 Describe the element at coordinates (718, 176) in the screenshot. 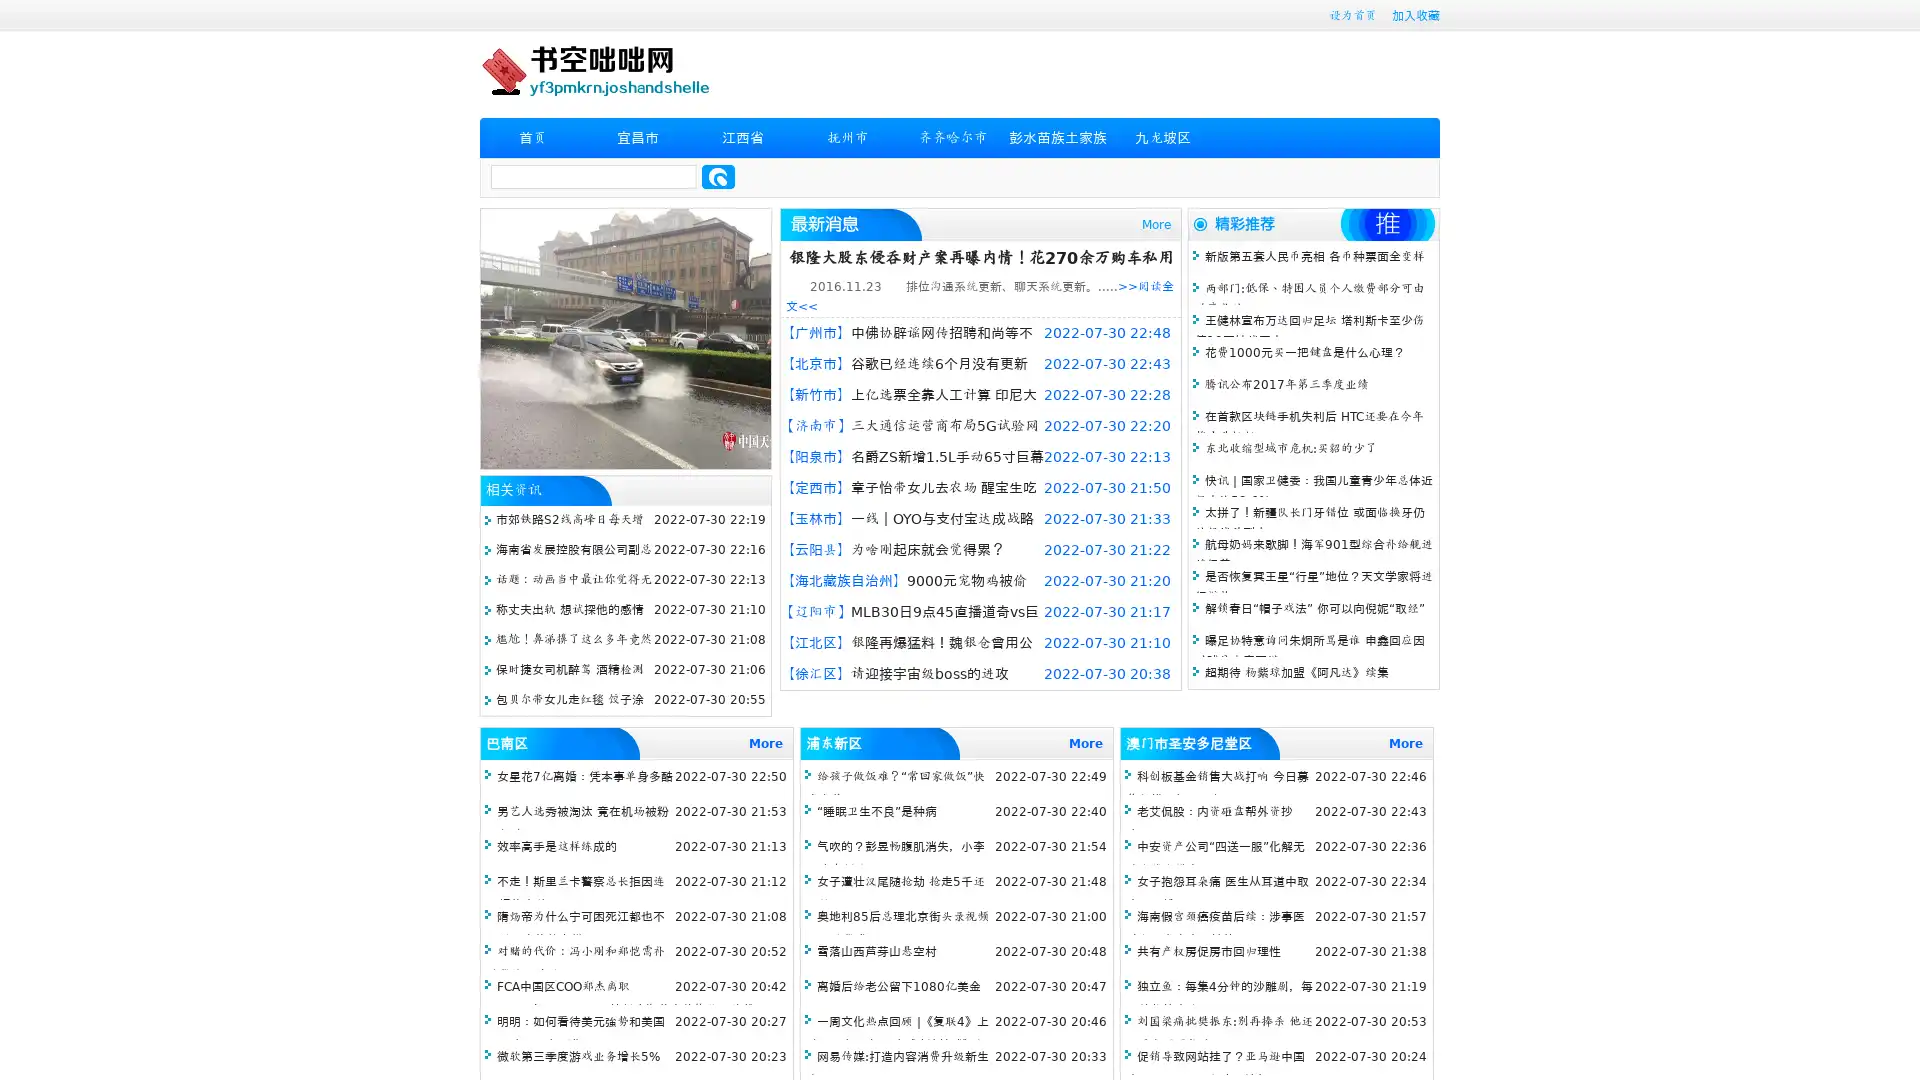

I see `Search` at that location.